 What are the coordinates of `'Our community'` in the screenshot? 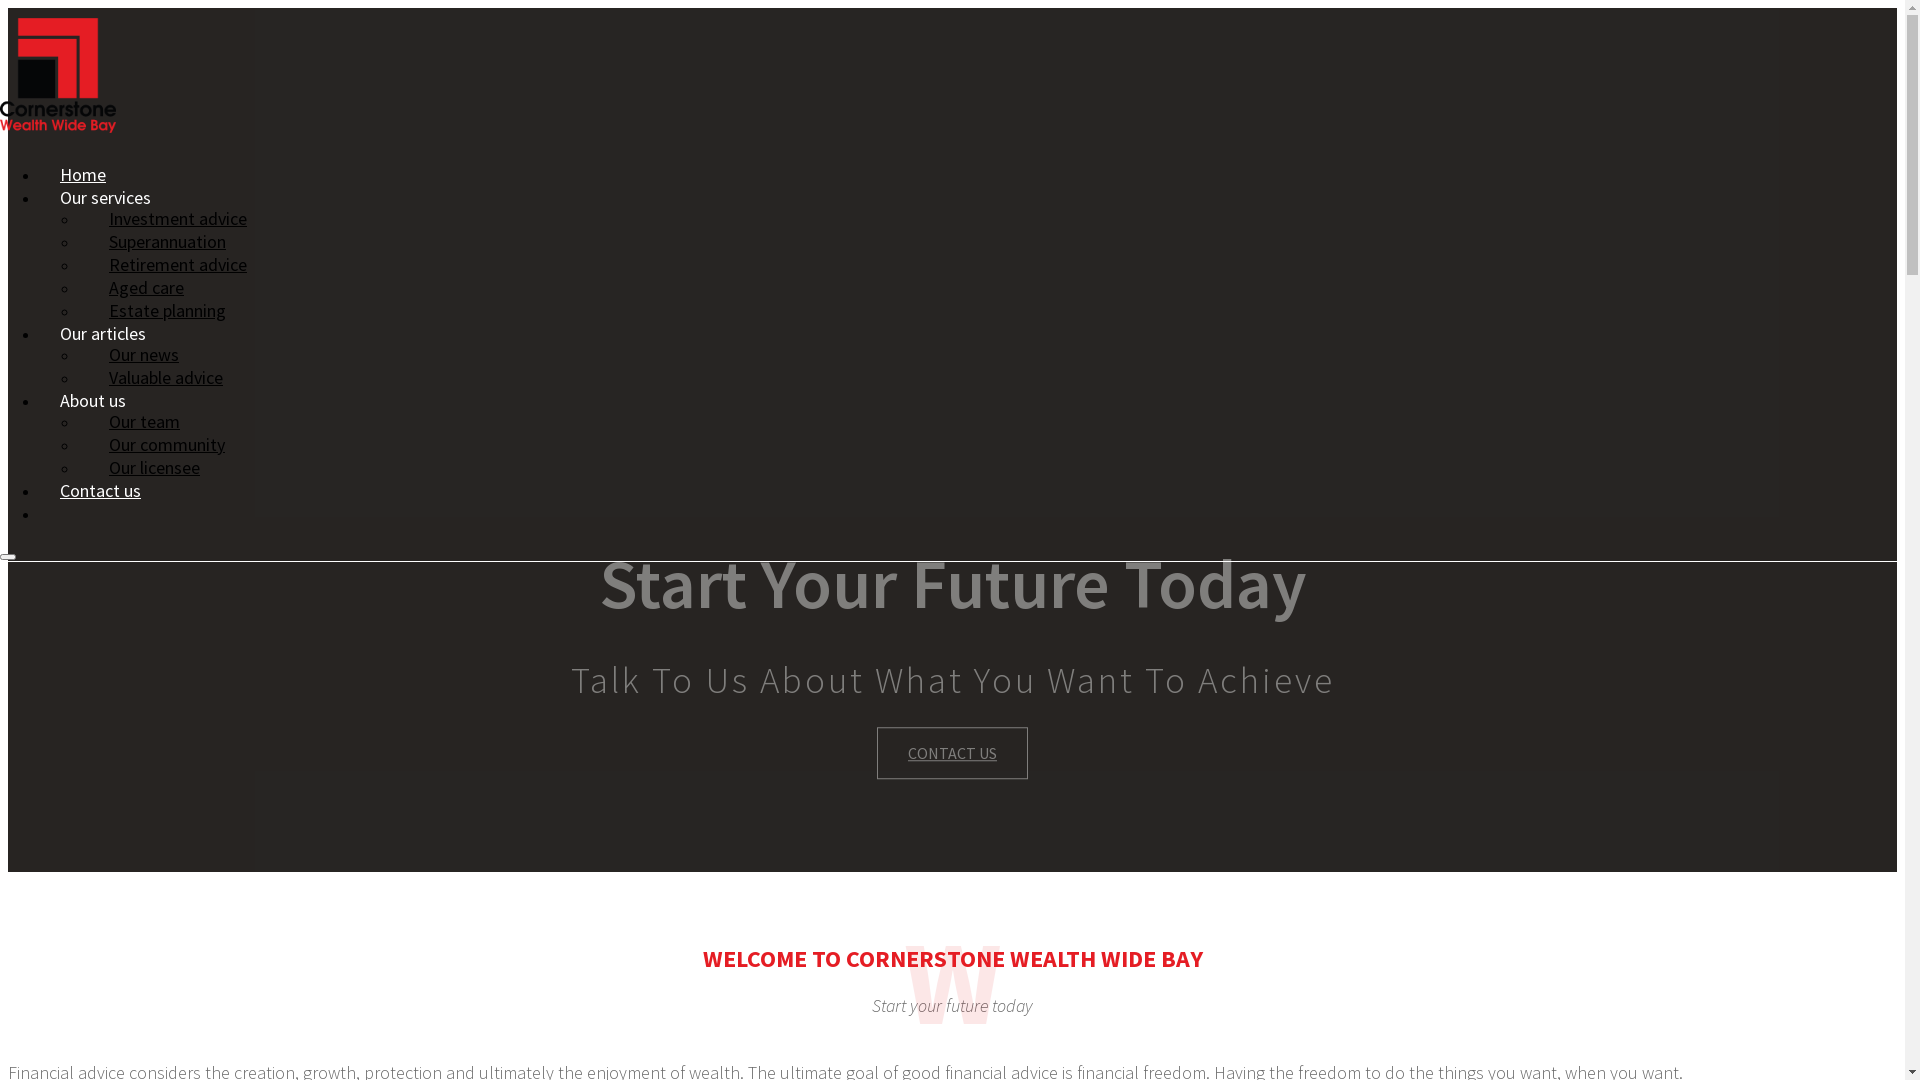 It's located at (167, 443).